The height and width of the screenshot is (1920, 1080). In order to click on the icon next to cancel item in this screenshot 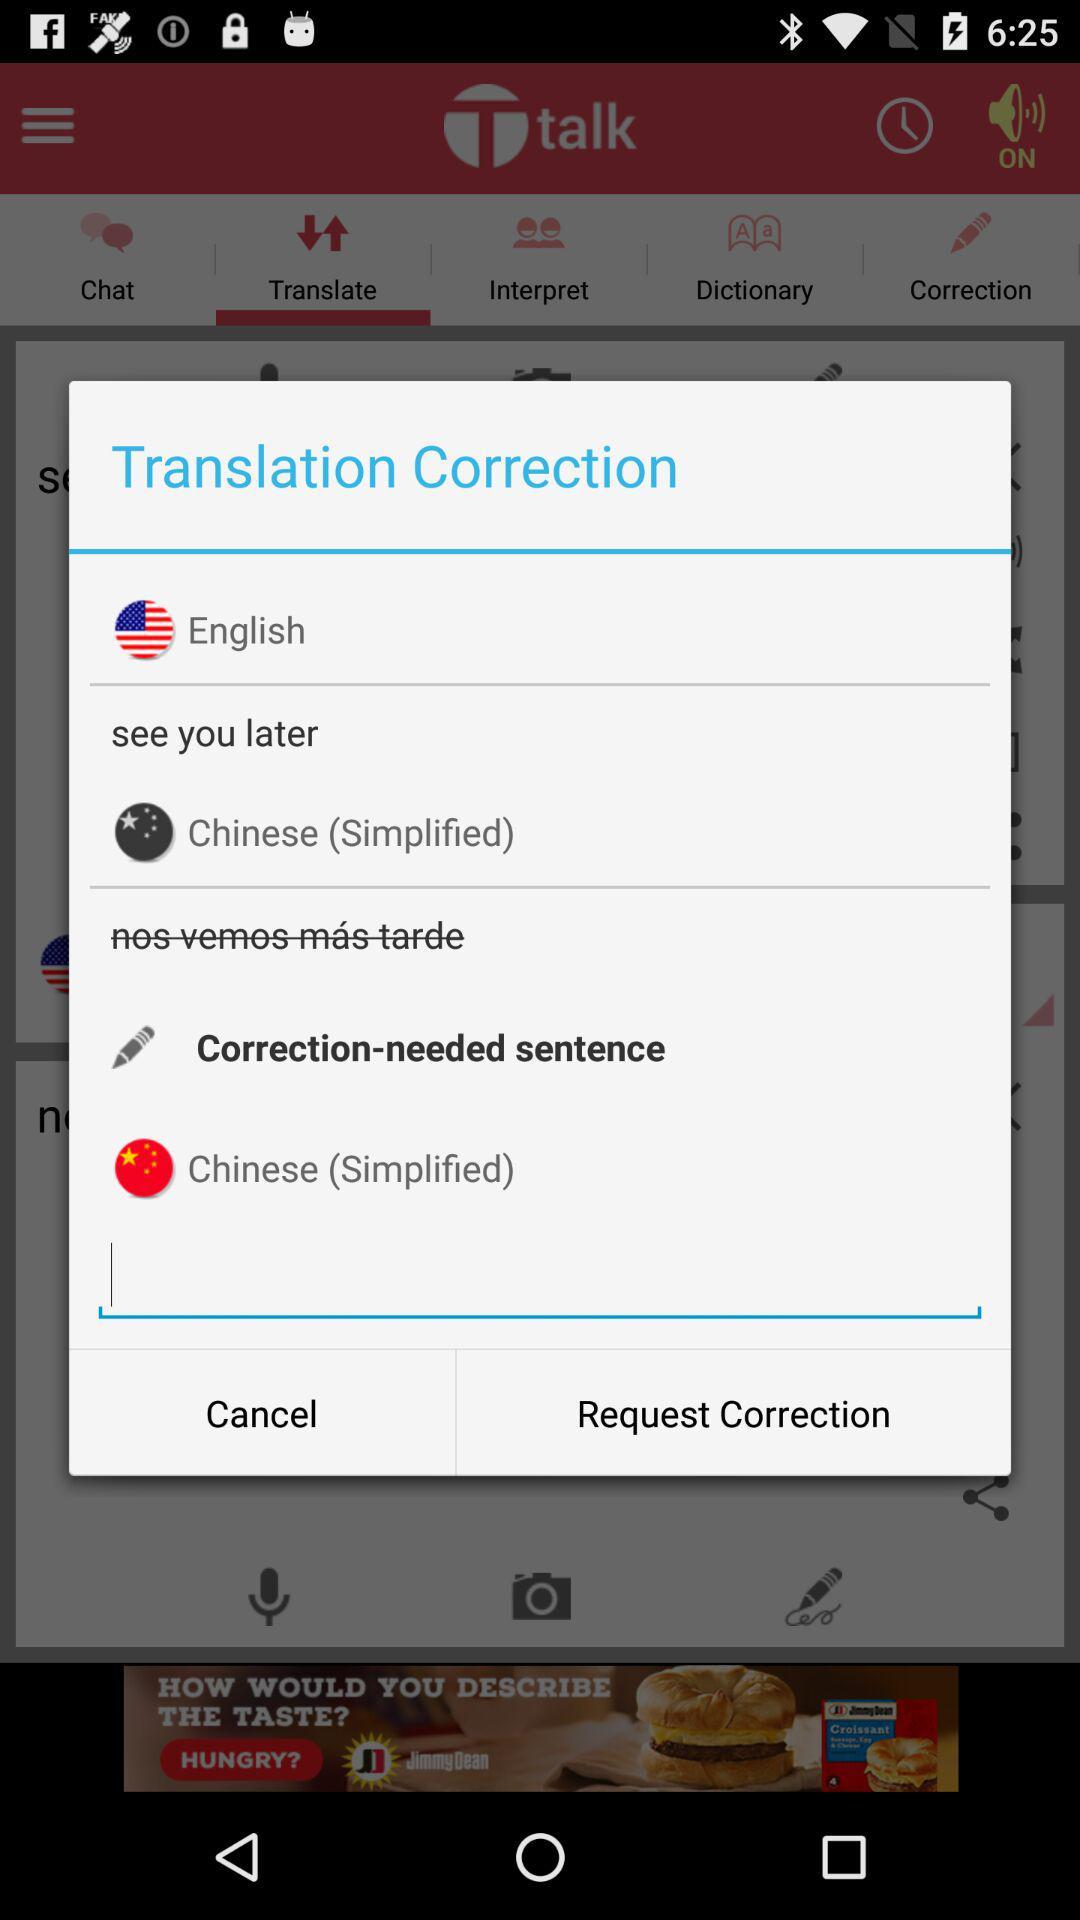, I will do `click(733, 1411)`.